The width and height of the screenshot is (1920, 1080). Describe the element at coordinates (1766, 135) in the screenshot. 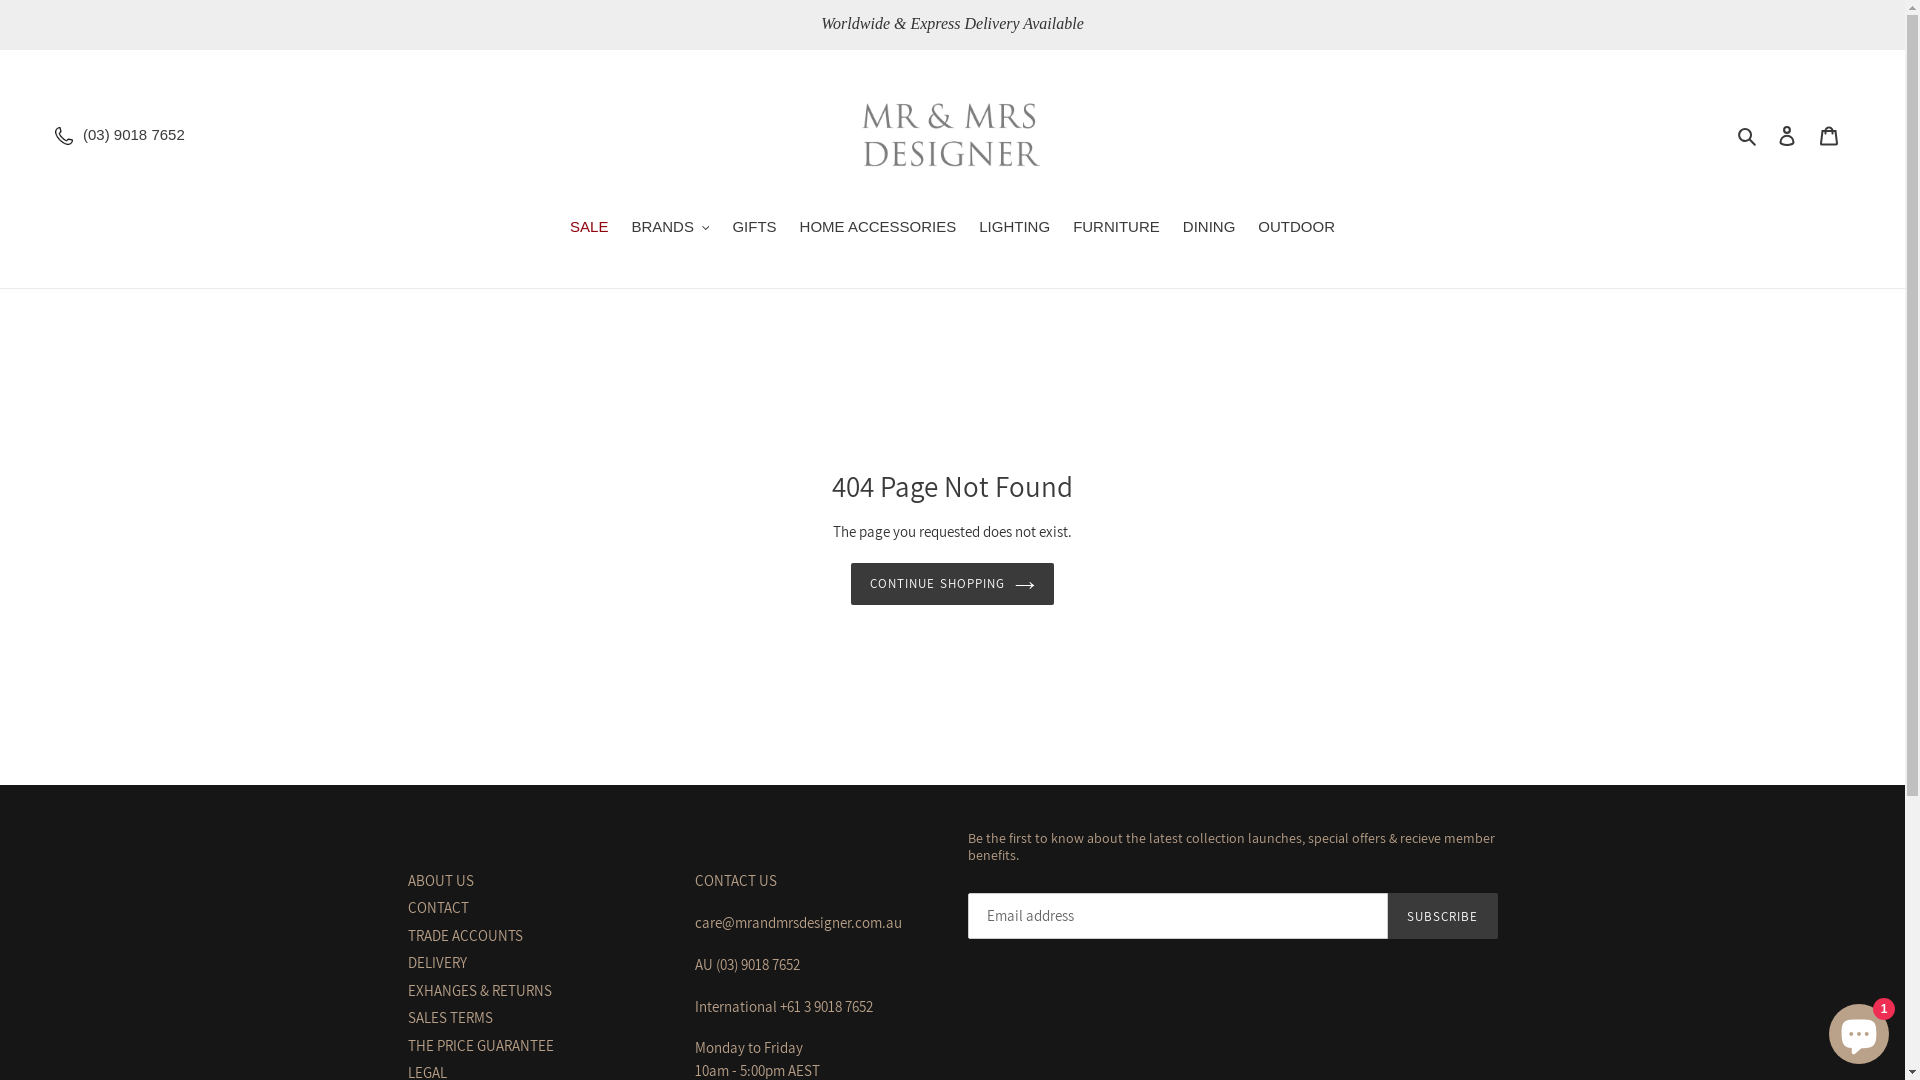

I see `'Log in'` at that location.